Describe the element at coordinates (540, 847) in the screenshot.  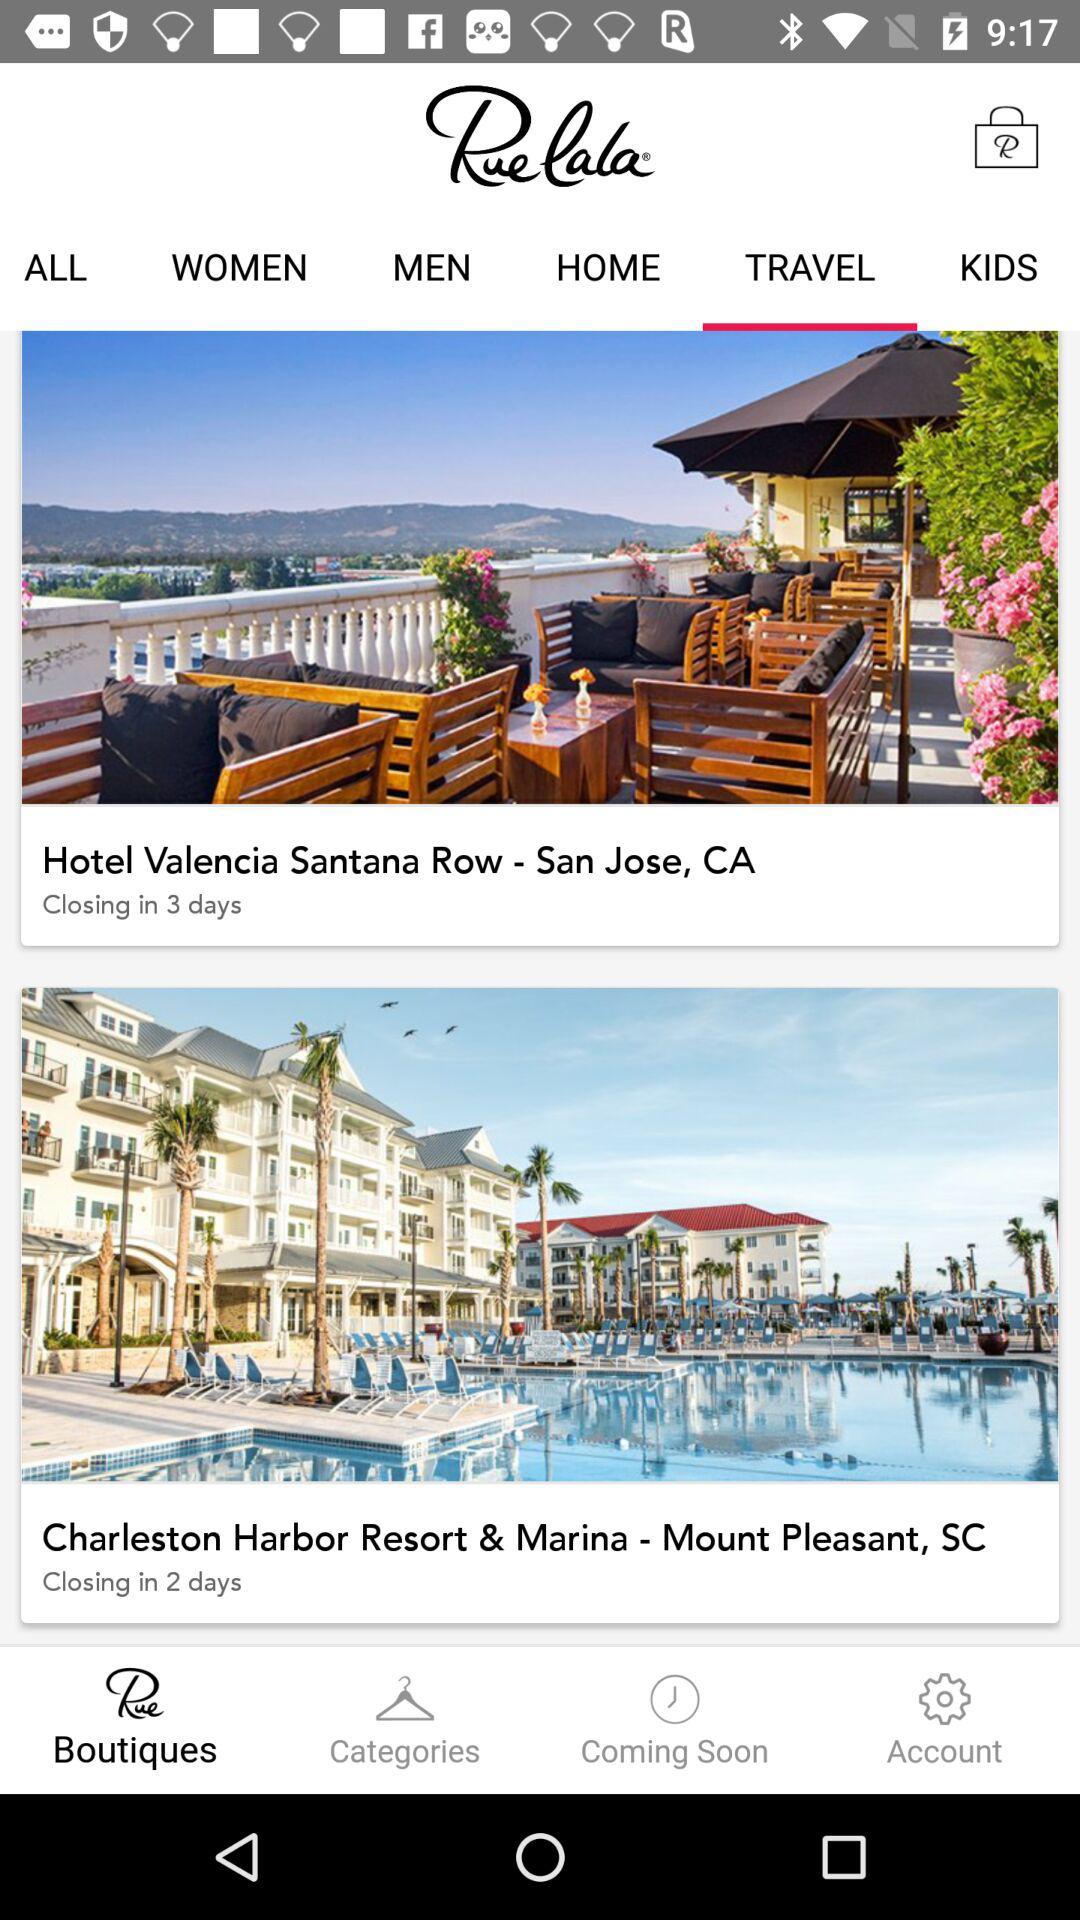
I see `hotel valencia santana item` at that location.